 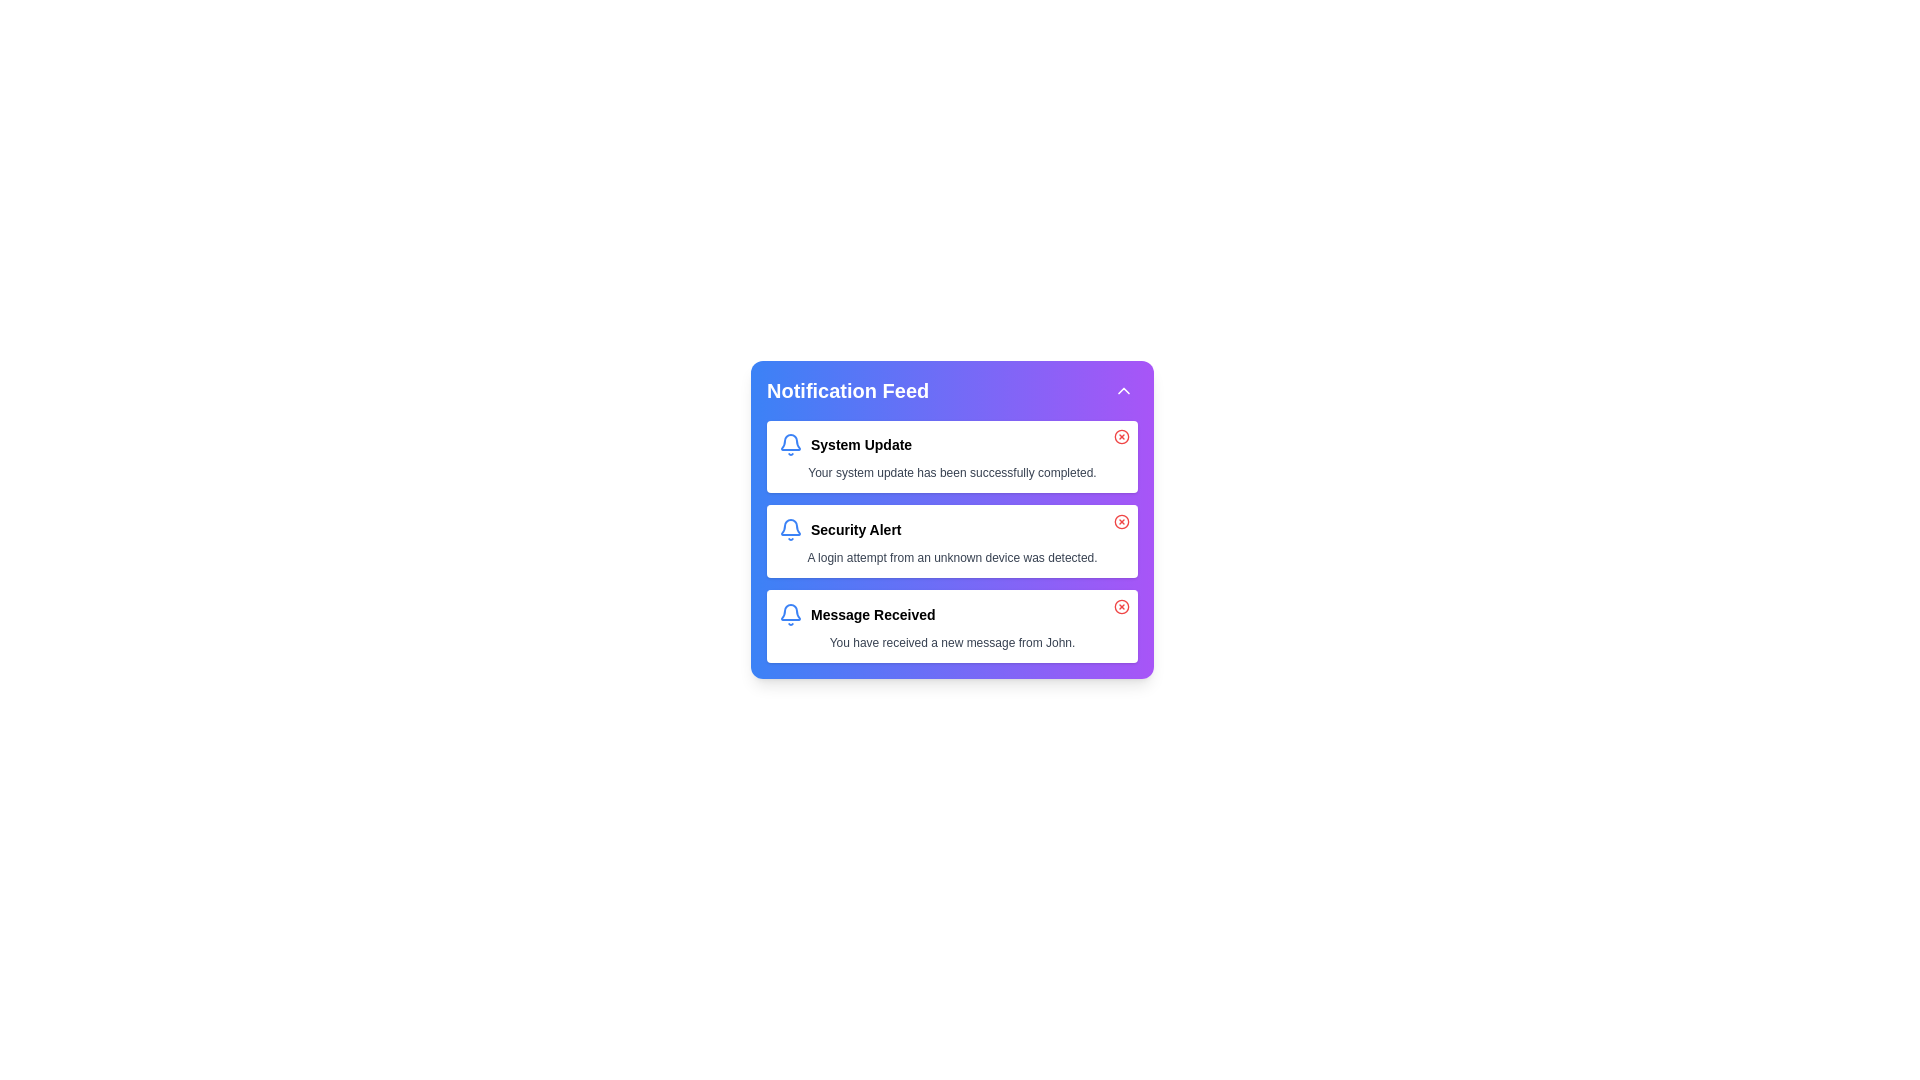 What do you see at coordinates (951, 443) in the screenshot?
I see `the 'Notification Feed' title text label that serves as the primary identifier for a system update notification` at bounding box center [951, 443].